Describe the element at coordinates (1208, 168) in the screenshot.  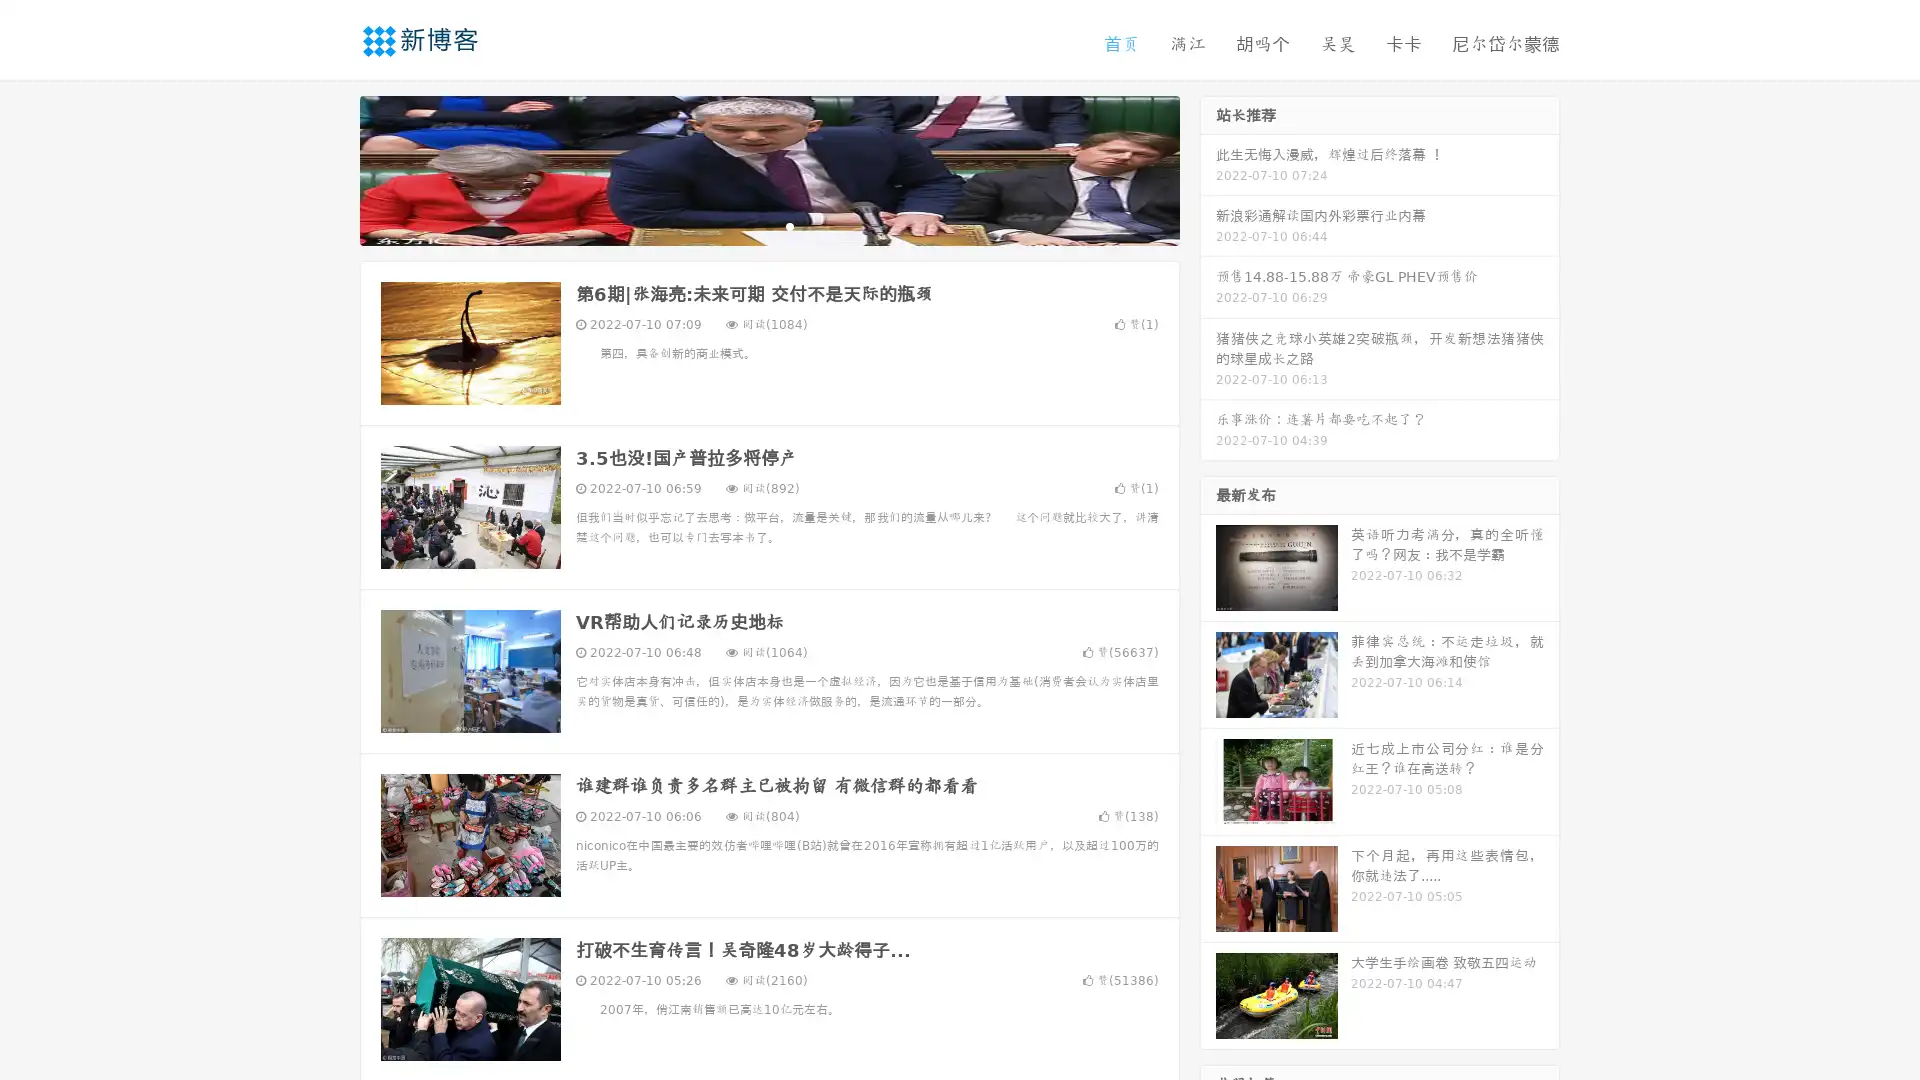
I see `Next slide` at that location.